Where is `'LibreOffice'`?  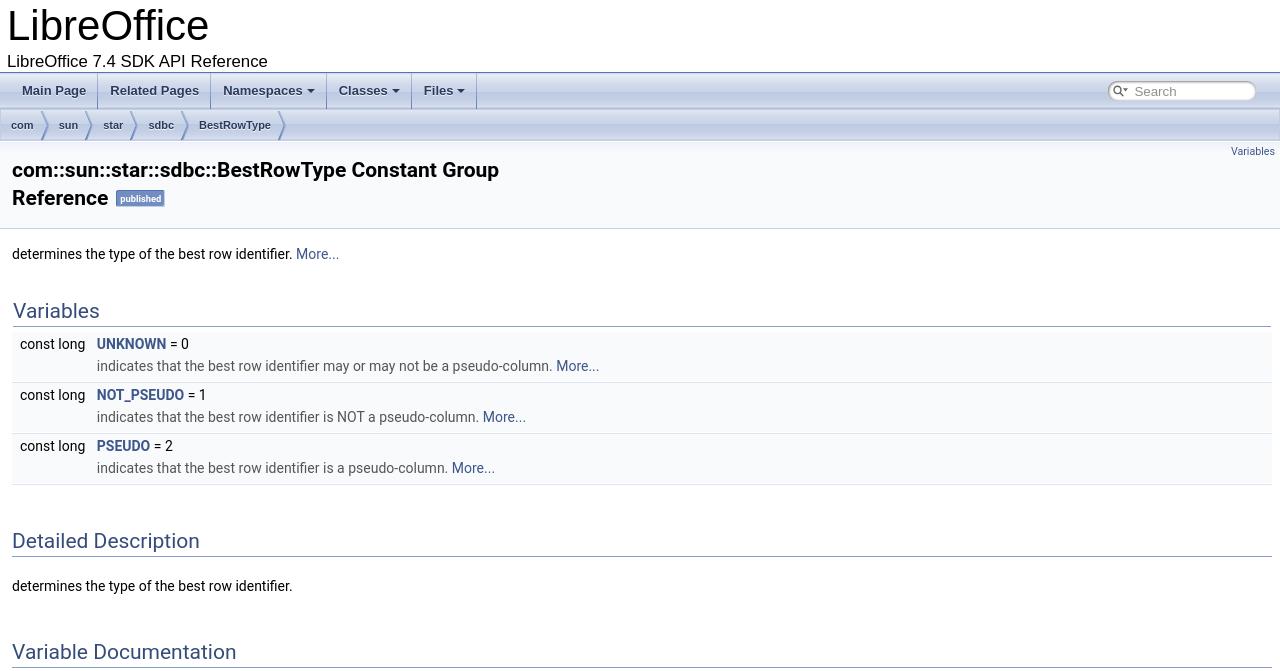
'LibreOffice' is located at coordinates (107, 25).